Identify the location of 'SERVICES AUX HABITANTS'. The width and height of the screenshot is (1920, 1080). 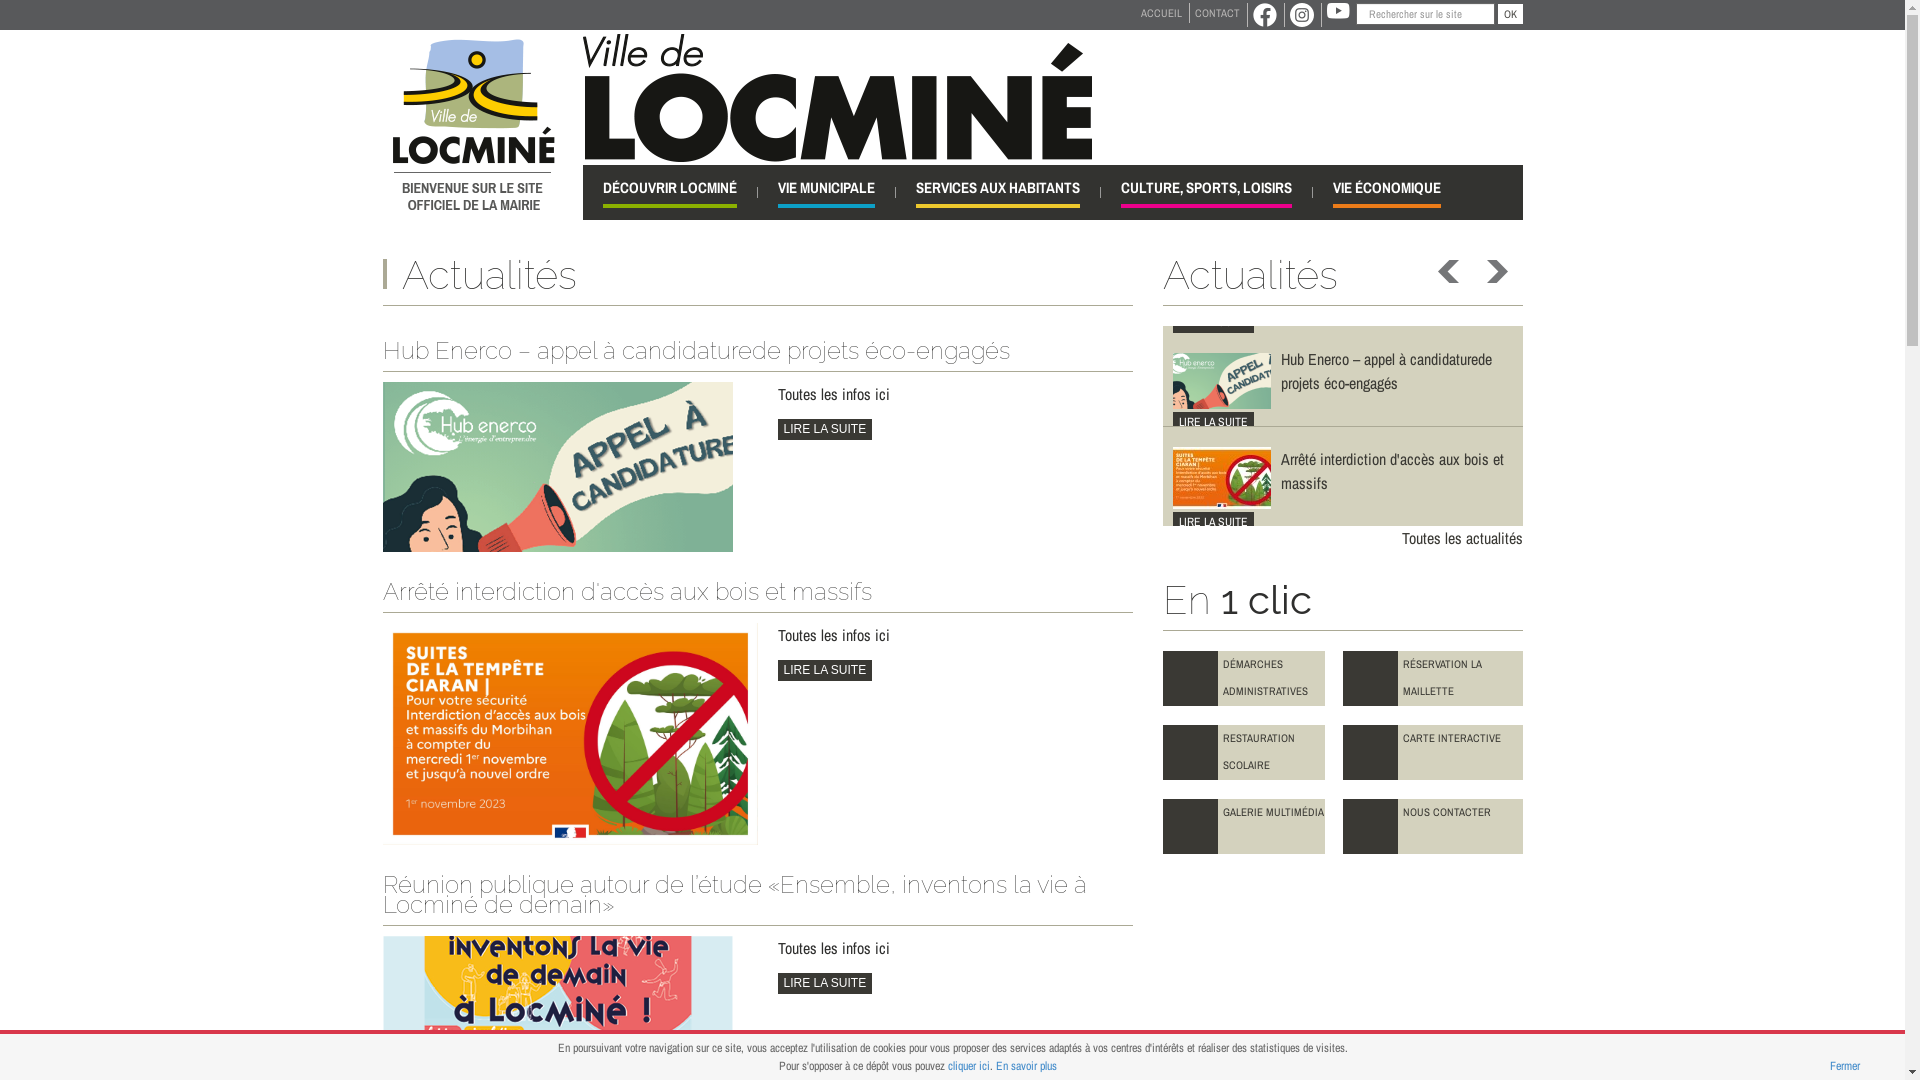
(998, 192).